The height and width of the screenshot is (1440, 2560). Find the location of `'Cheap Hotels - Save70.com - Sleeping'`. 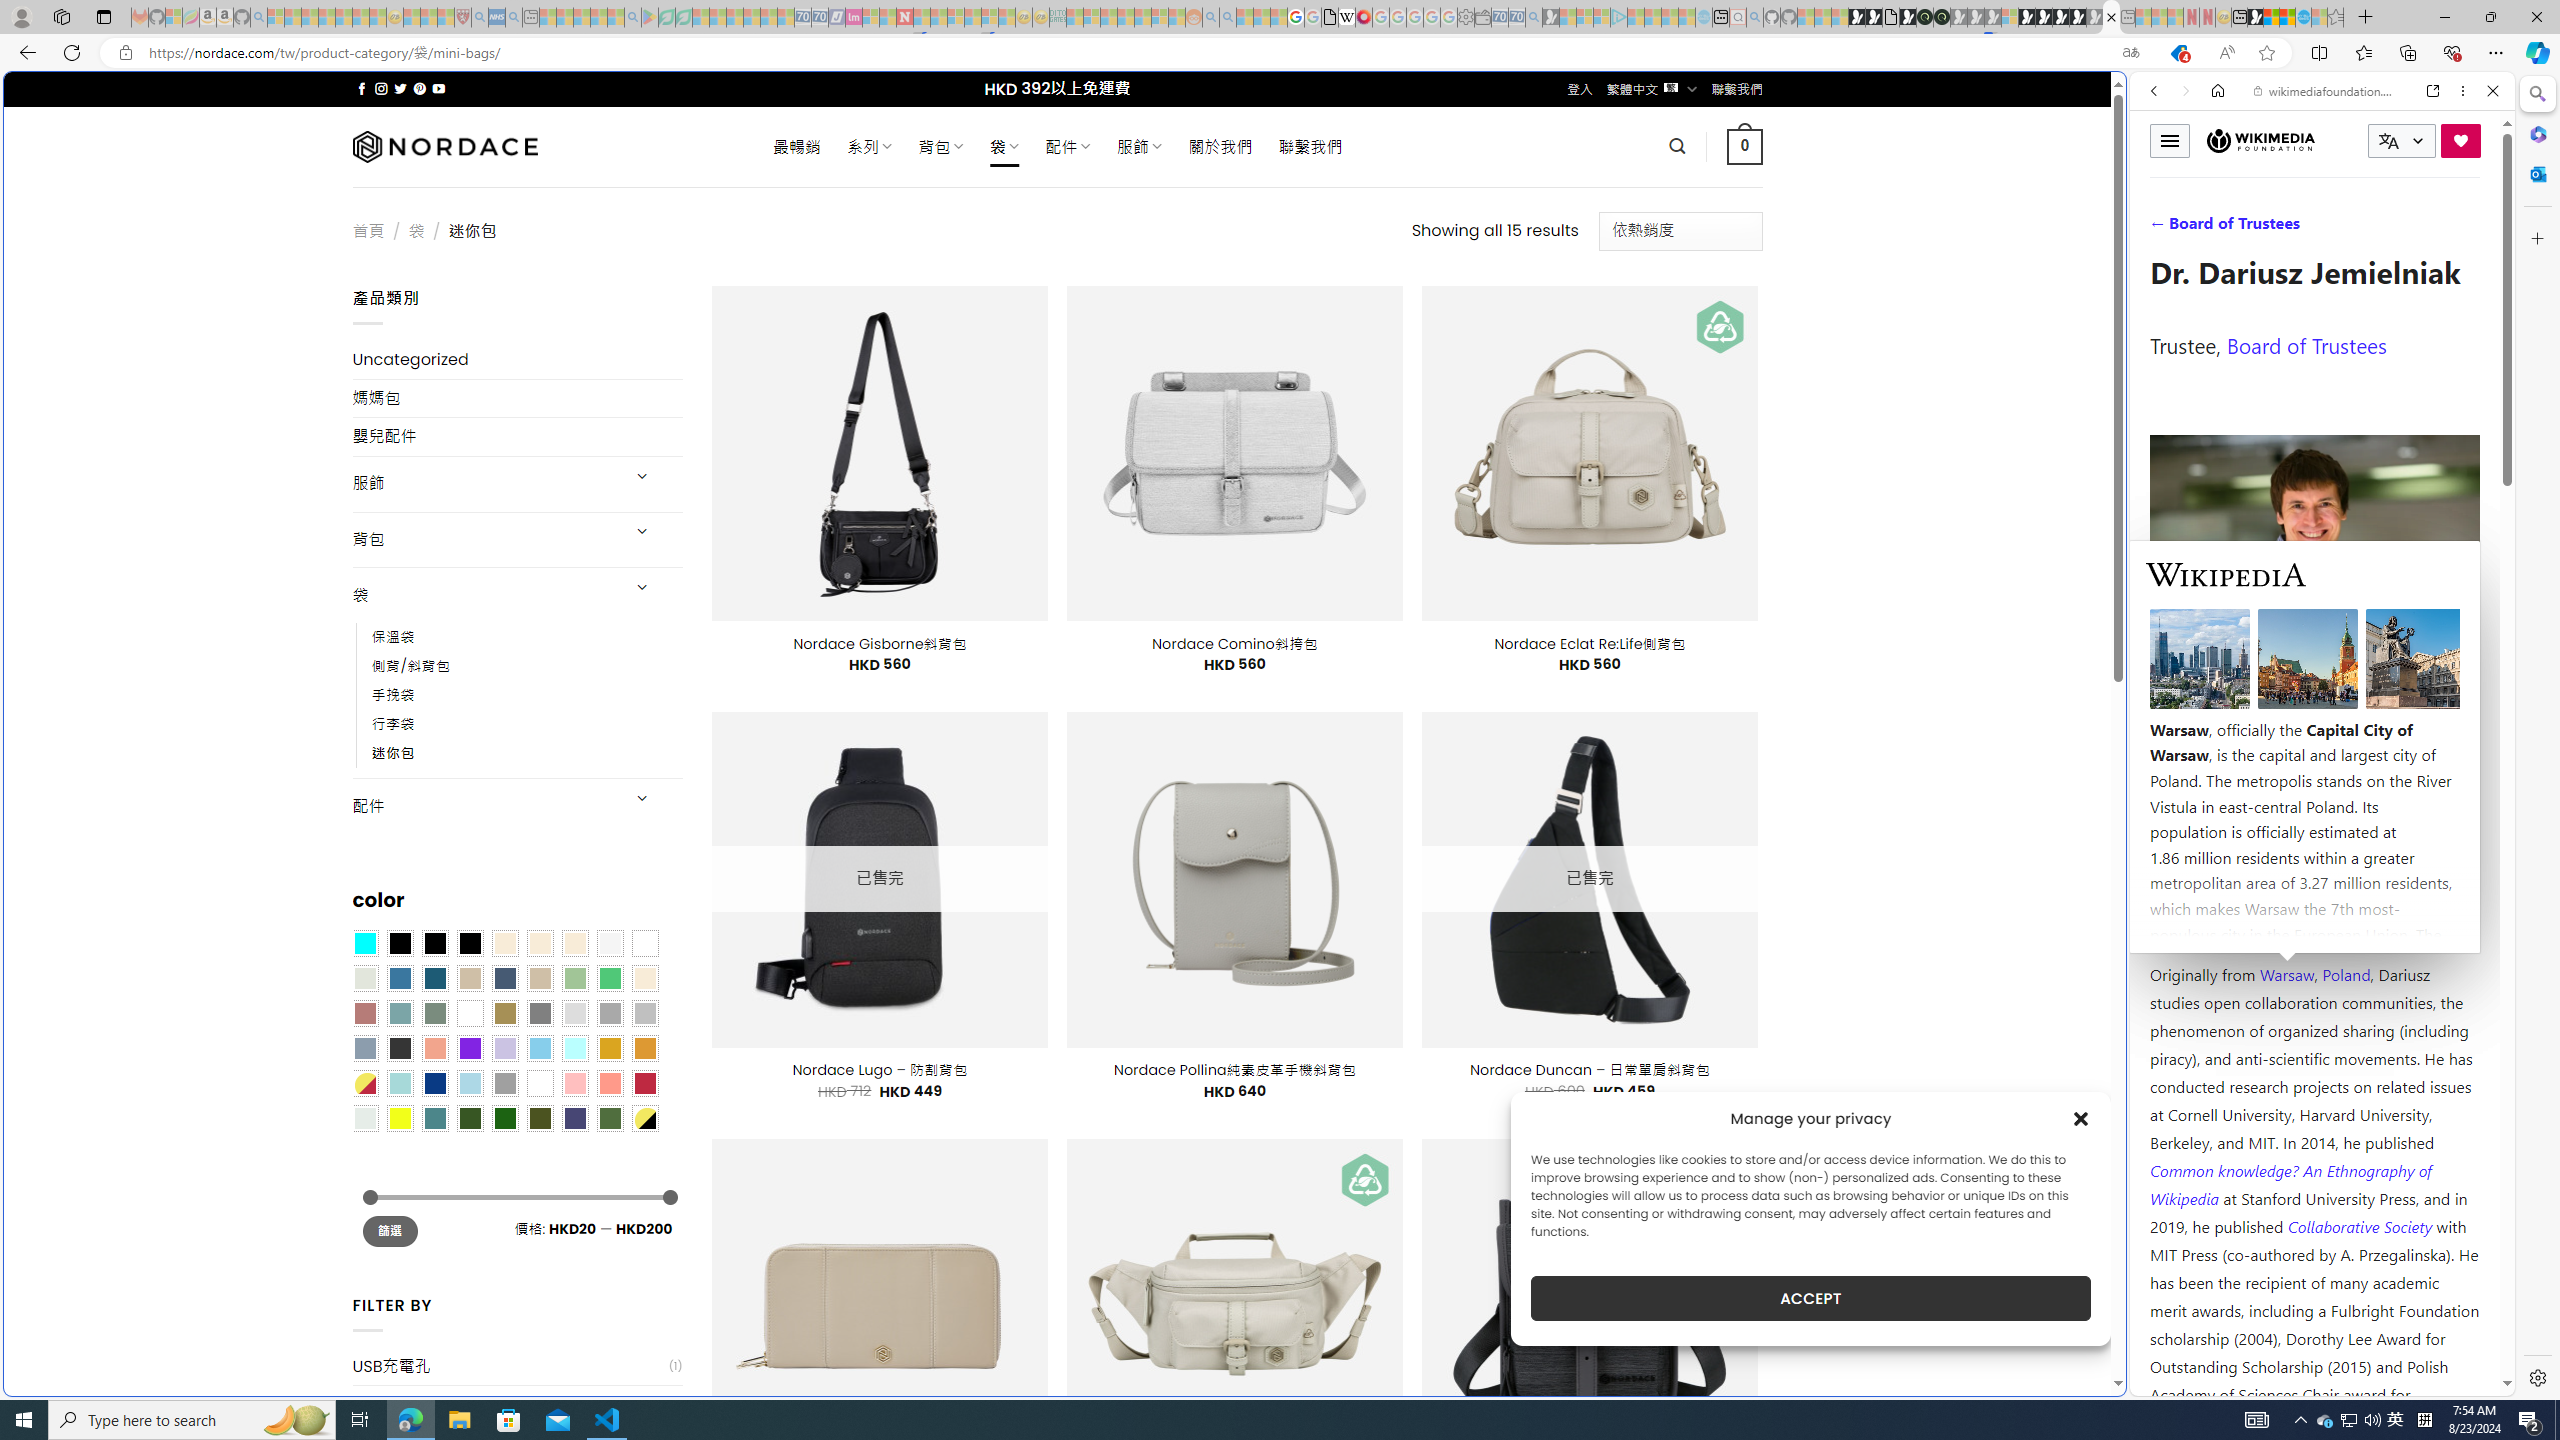

'Cheap Hotels - Save70.com - Sleeping' is located at coordinates (819, 16).